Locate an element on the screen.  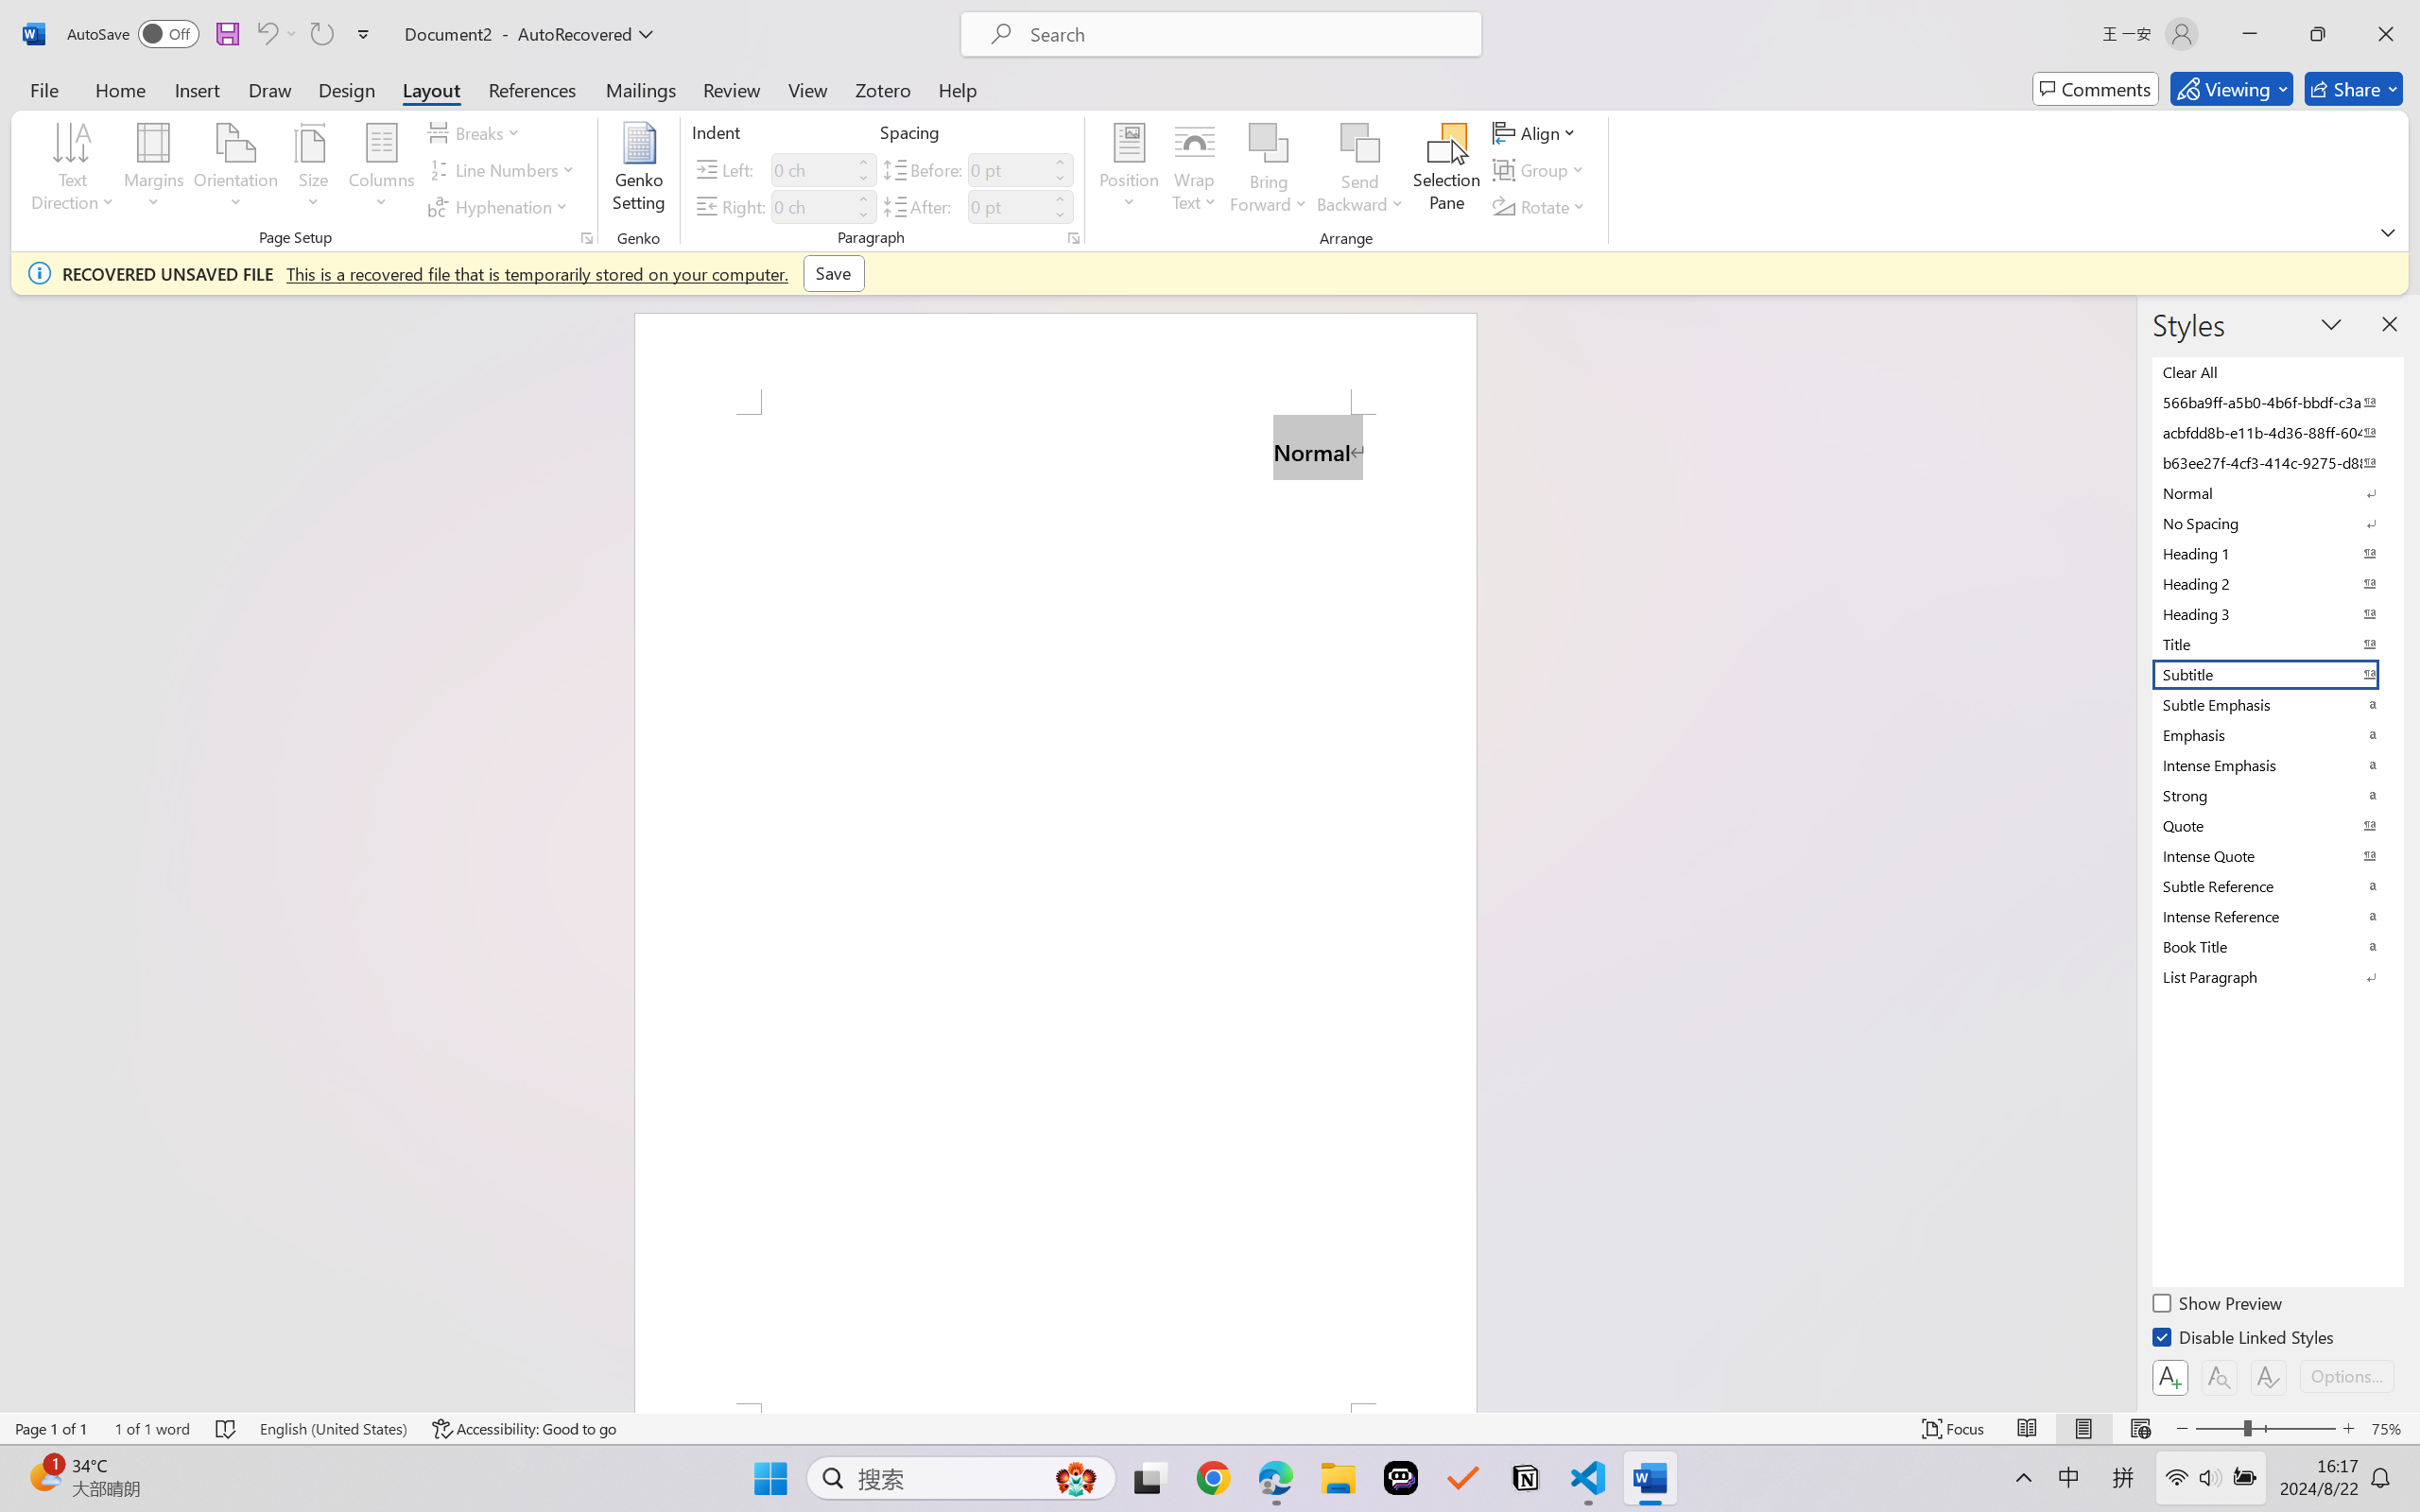
'Subtle Emphasis' is located at coordinates (2275, 703).